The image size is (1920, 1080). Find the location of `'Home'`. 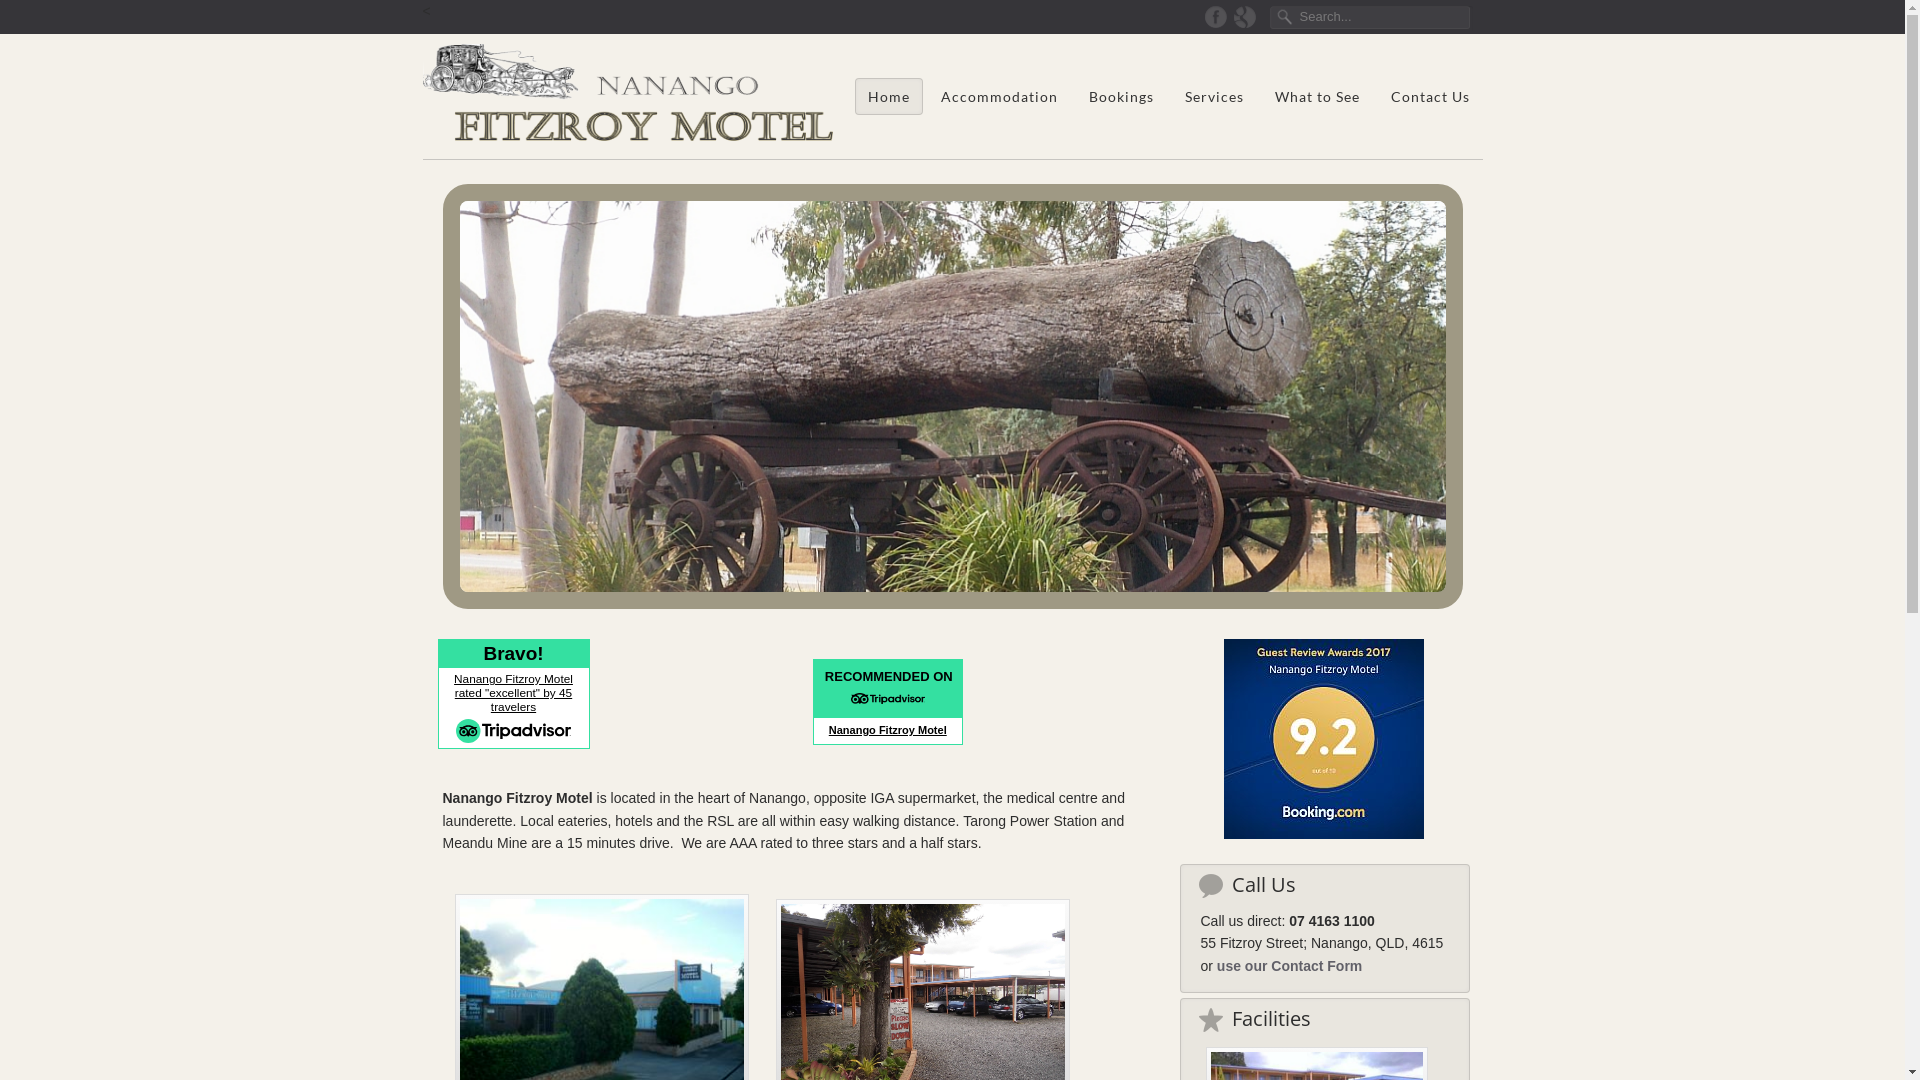

'Home' is located at coordinates (887, 96).